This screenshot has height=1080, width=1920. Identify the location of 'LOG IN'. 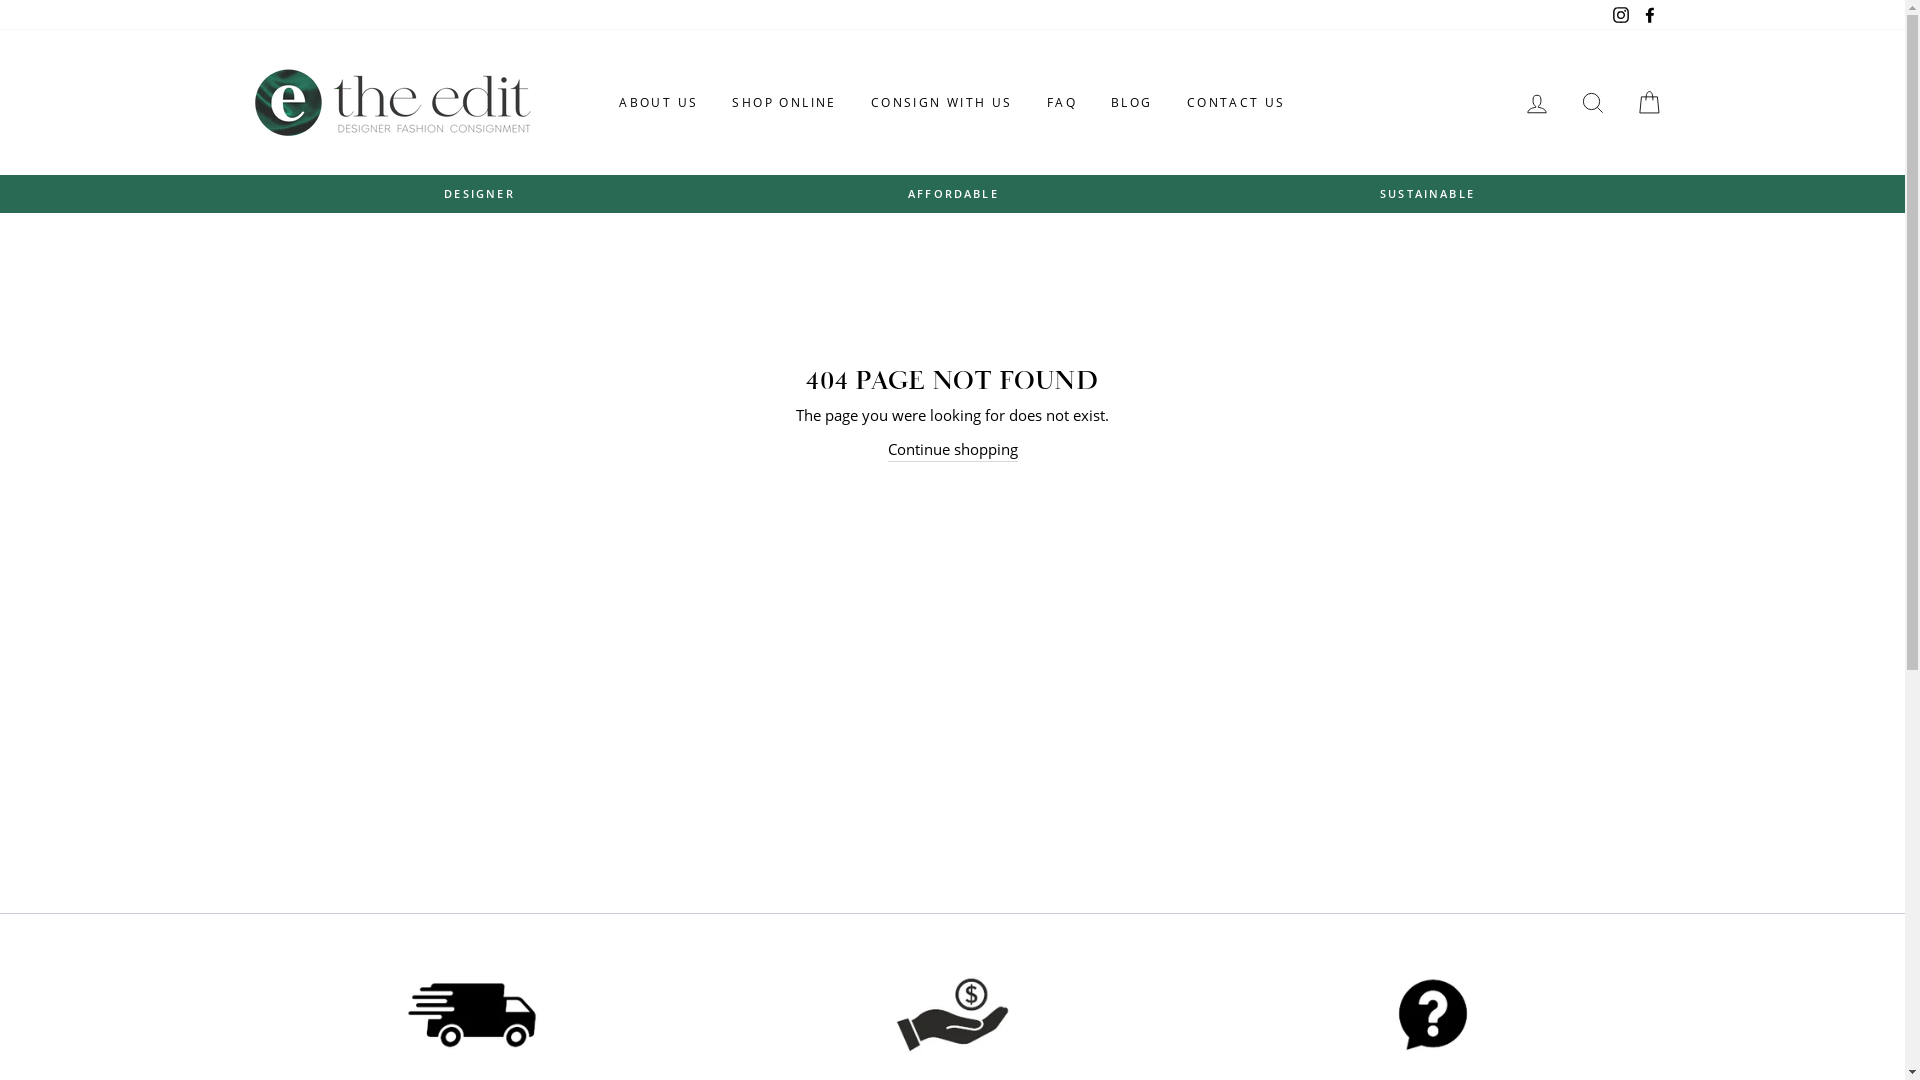
(1535, 102).